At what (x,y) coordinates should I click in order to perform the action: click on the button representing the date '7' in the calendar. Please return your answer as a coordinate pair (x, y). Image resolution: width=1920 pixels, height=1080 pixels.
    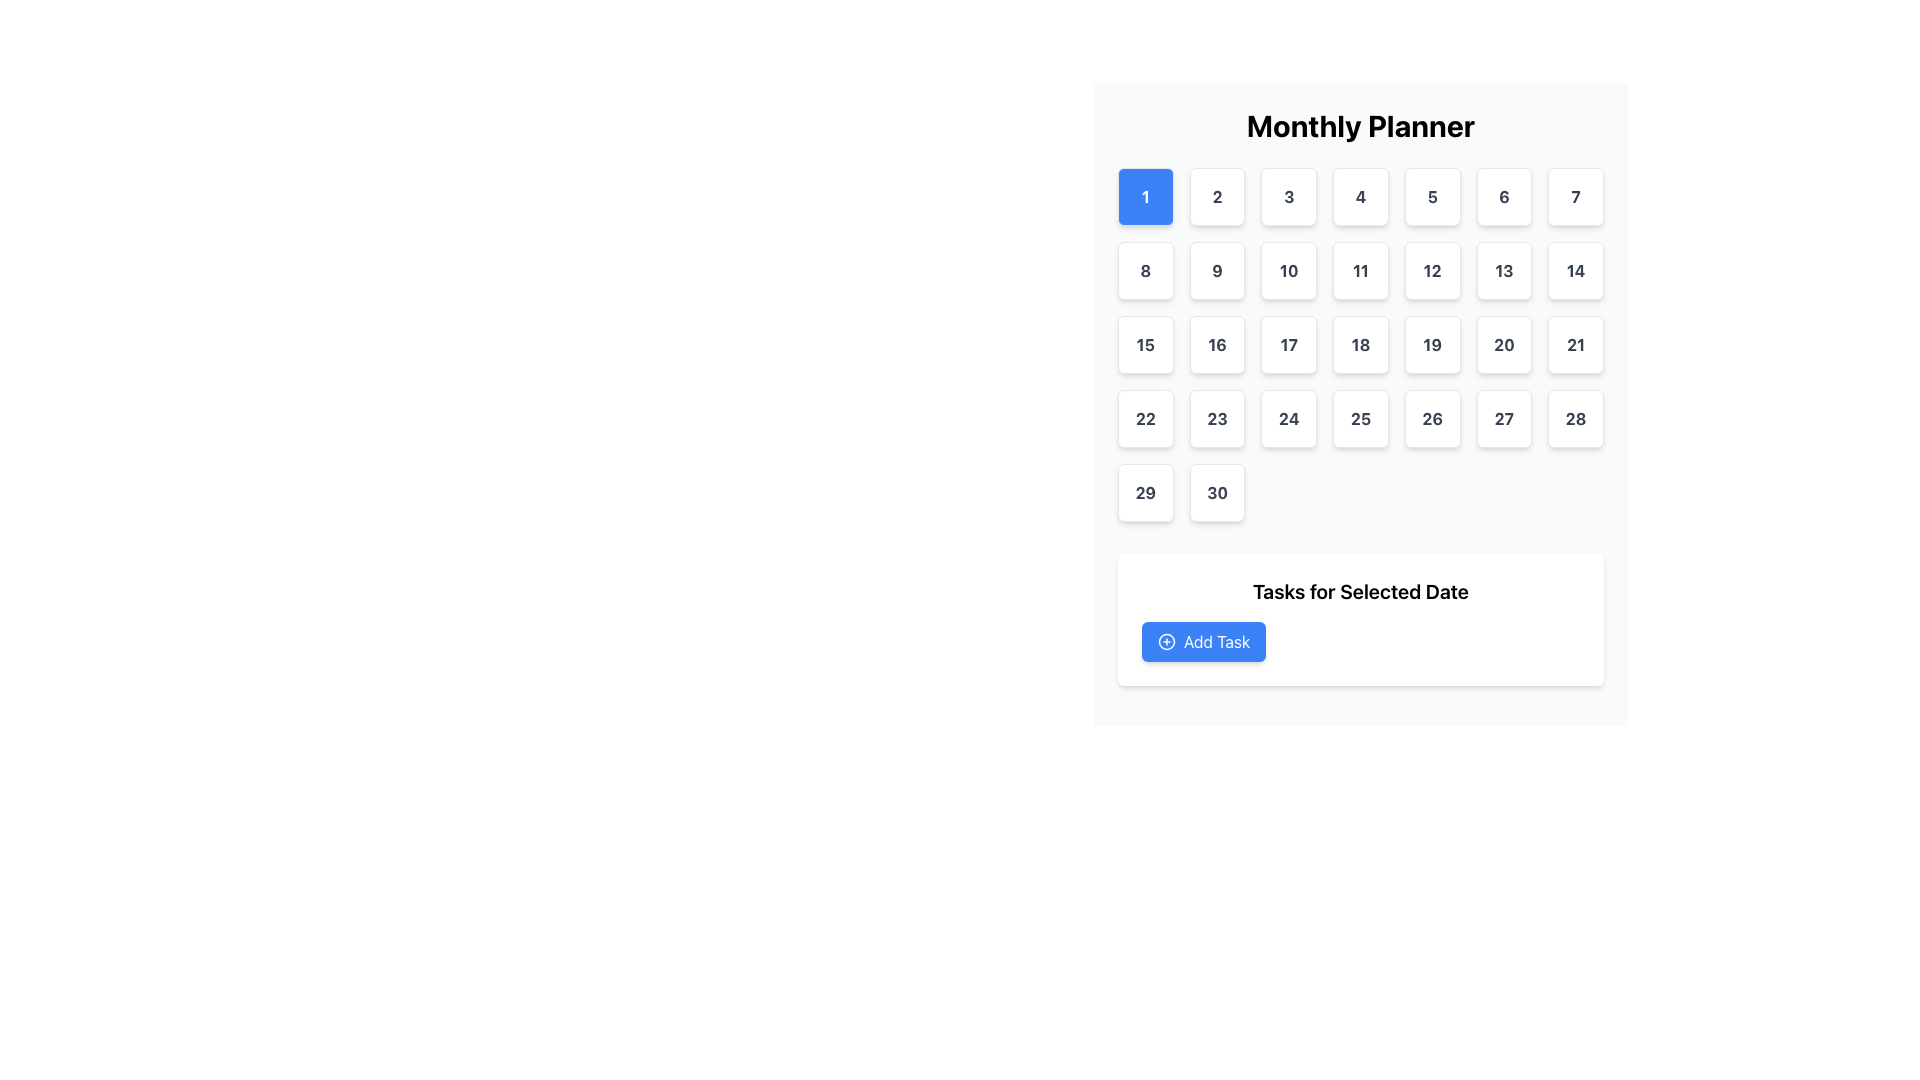
    Looking at the image, I should click on (1575, 196).